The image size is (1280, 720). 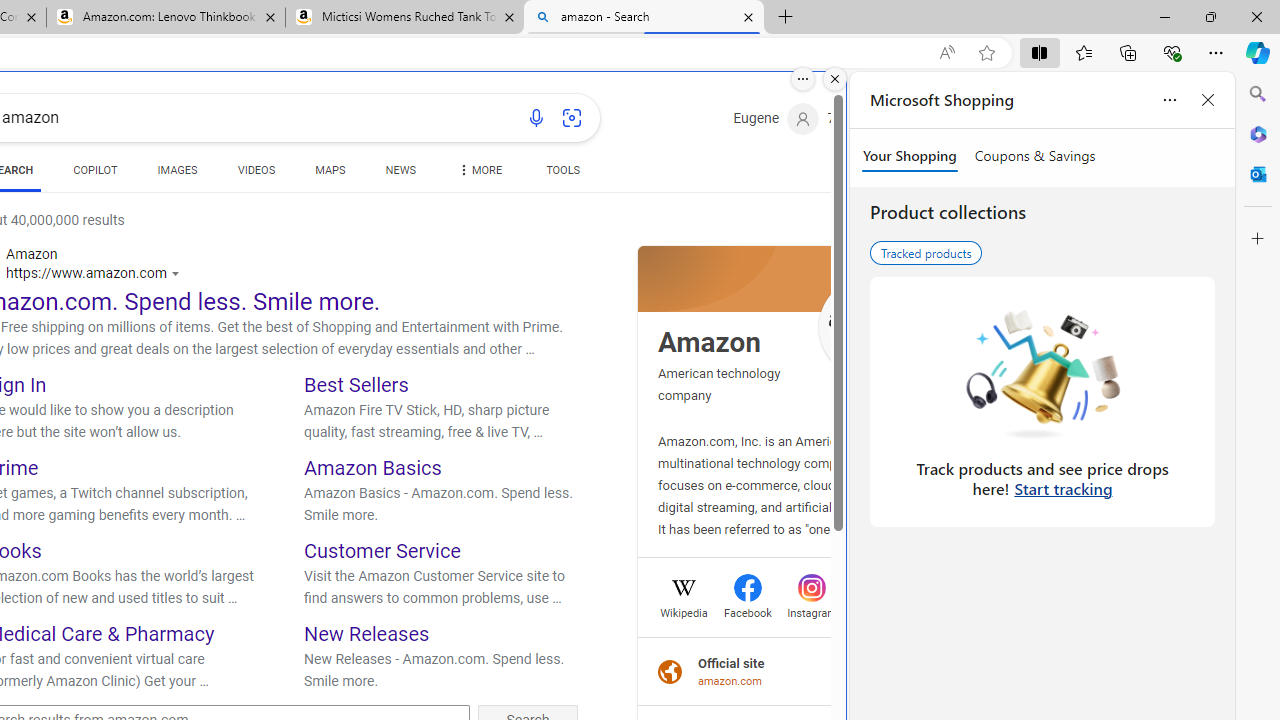 What do you see at coordinates (730, 680) in the screenshot?
I see `'amazon.com'` at bounding box center [730, 680].